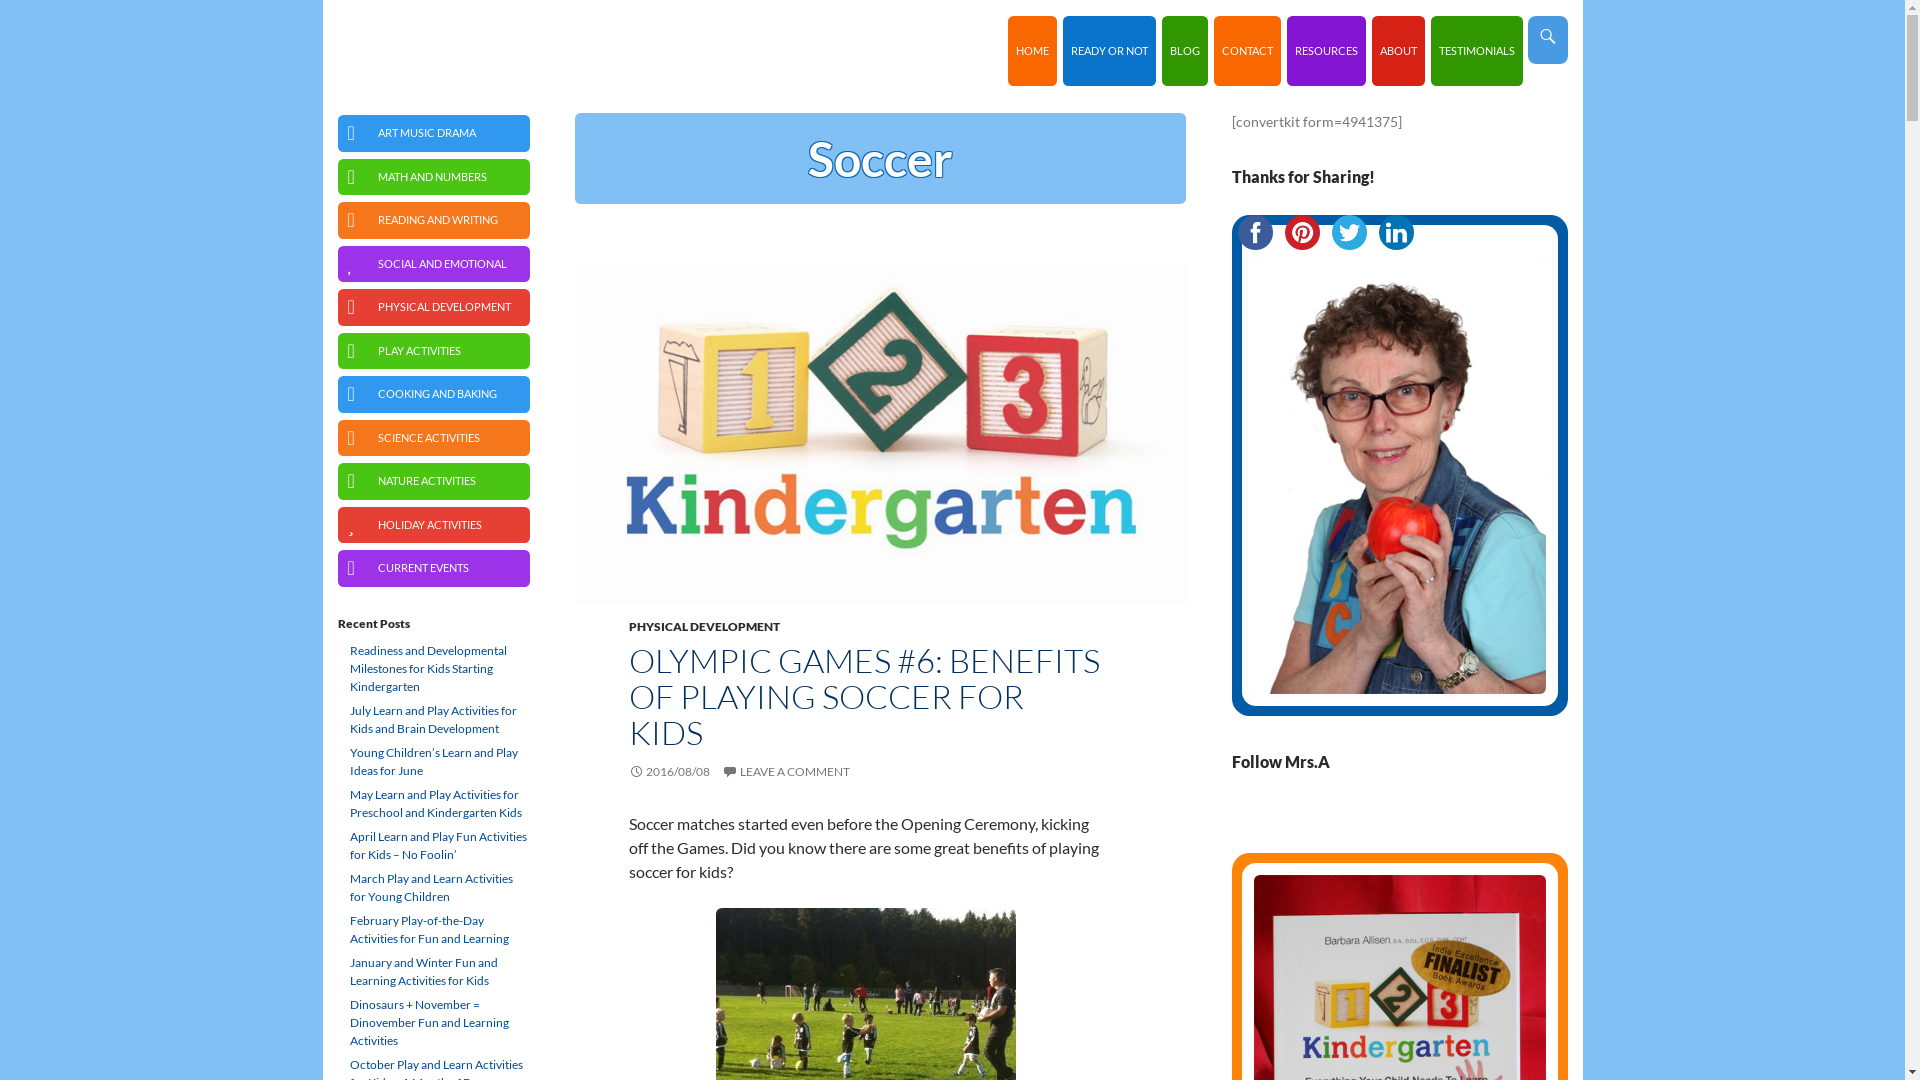  Describe the element at coordinates (337, 220) in the screenshot. I see `'READING AND WRITING'` at that location.